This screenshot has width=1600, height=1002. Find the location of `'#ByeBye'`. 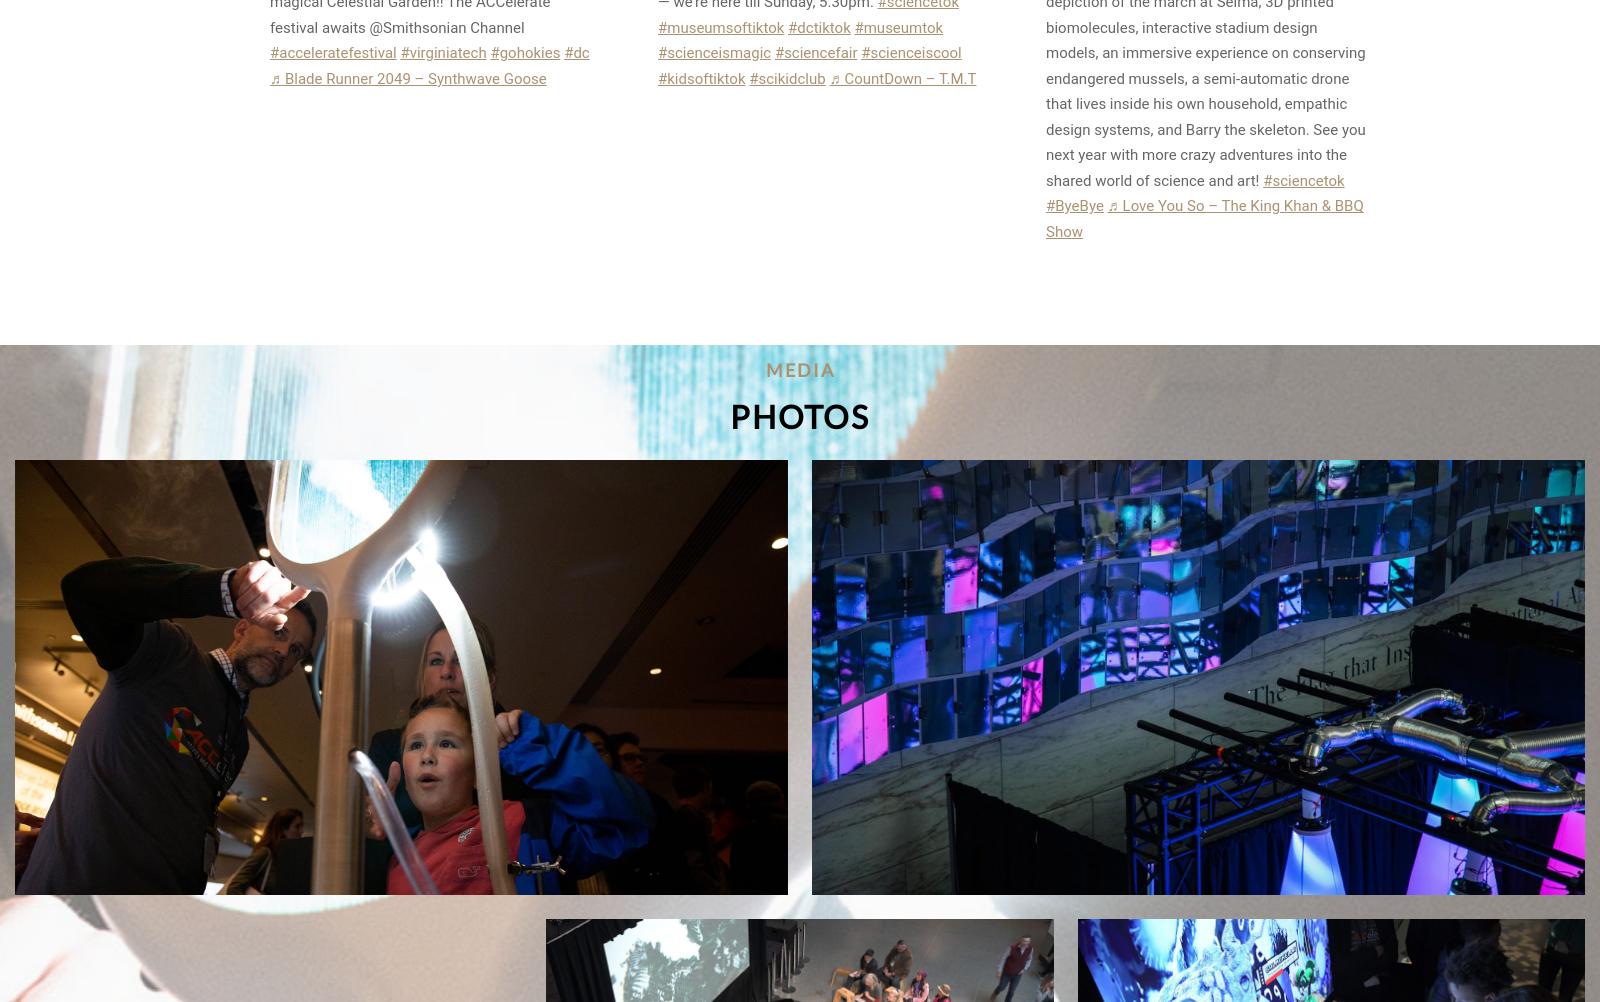

'#ByeBye' is located at coordinates (1074, 206).